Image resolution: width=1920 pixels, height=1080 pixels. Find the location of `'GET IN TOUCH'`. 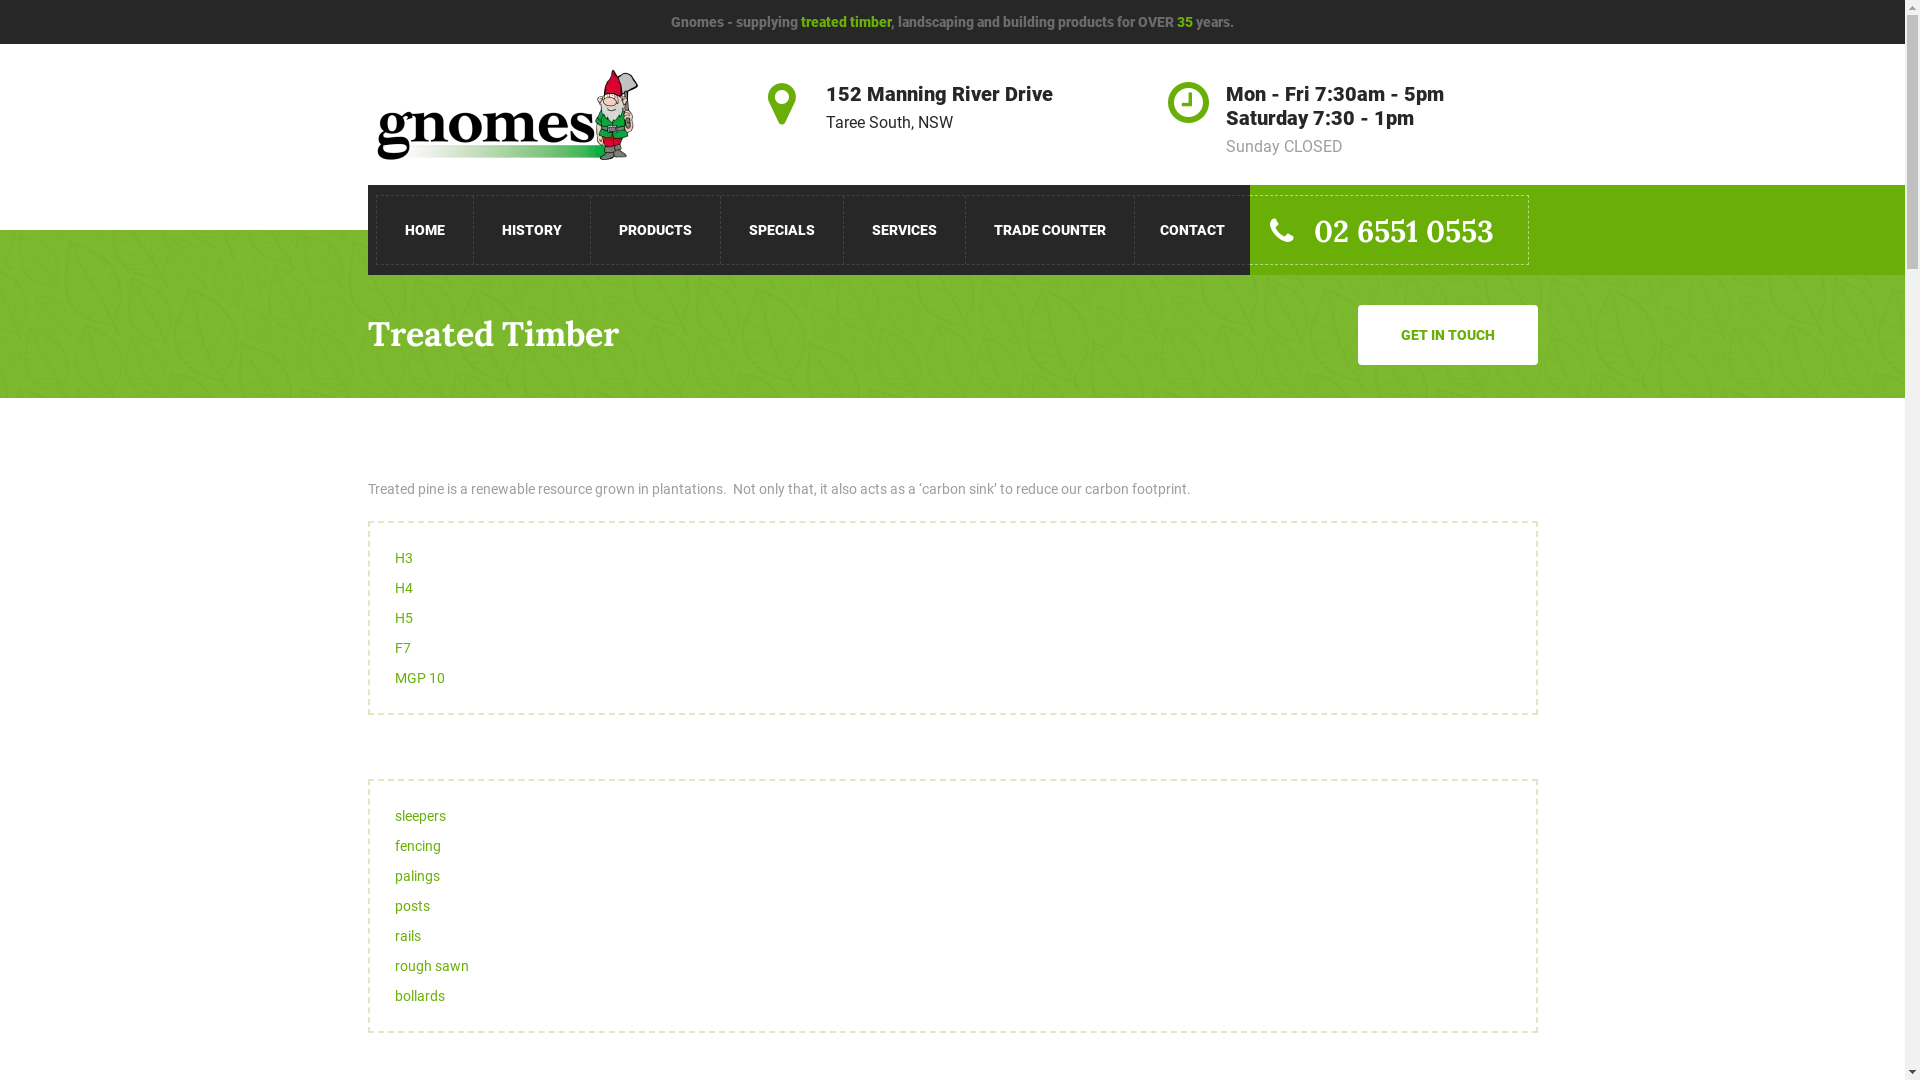

'GET IN TOUCH' is located at coordinates (1448, 334).